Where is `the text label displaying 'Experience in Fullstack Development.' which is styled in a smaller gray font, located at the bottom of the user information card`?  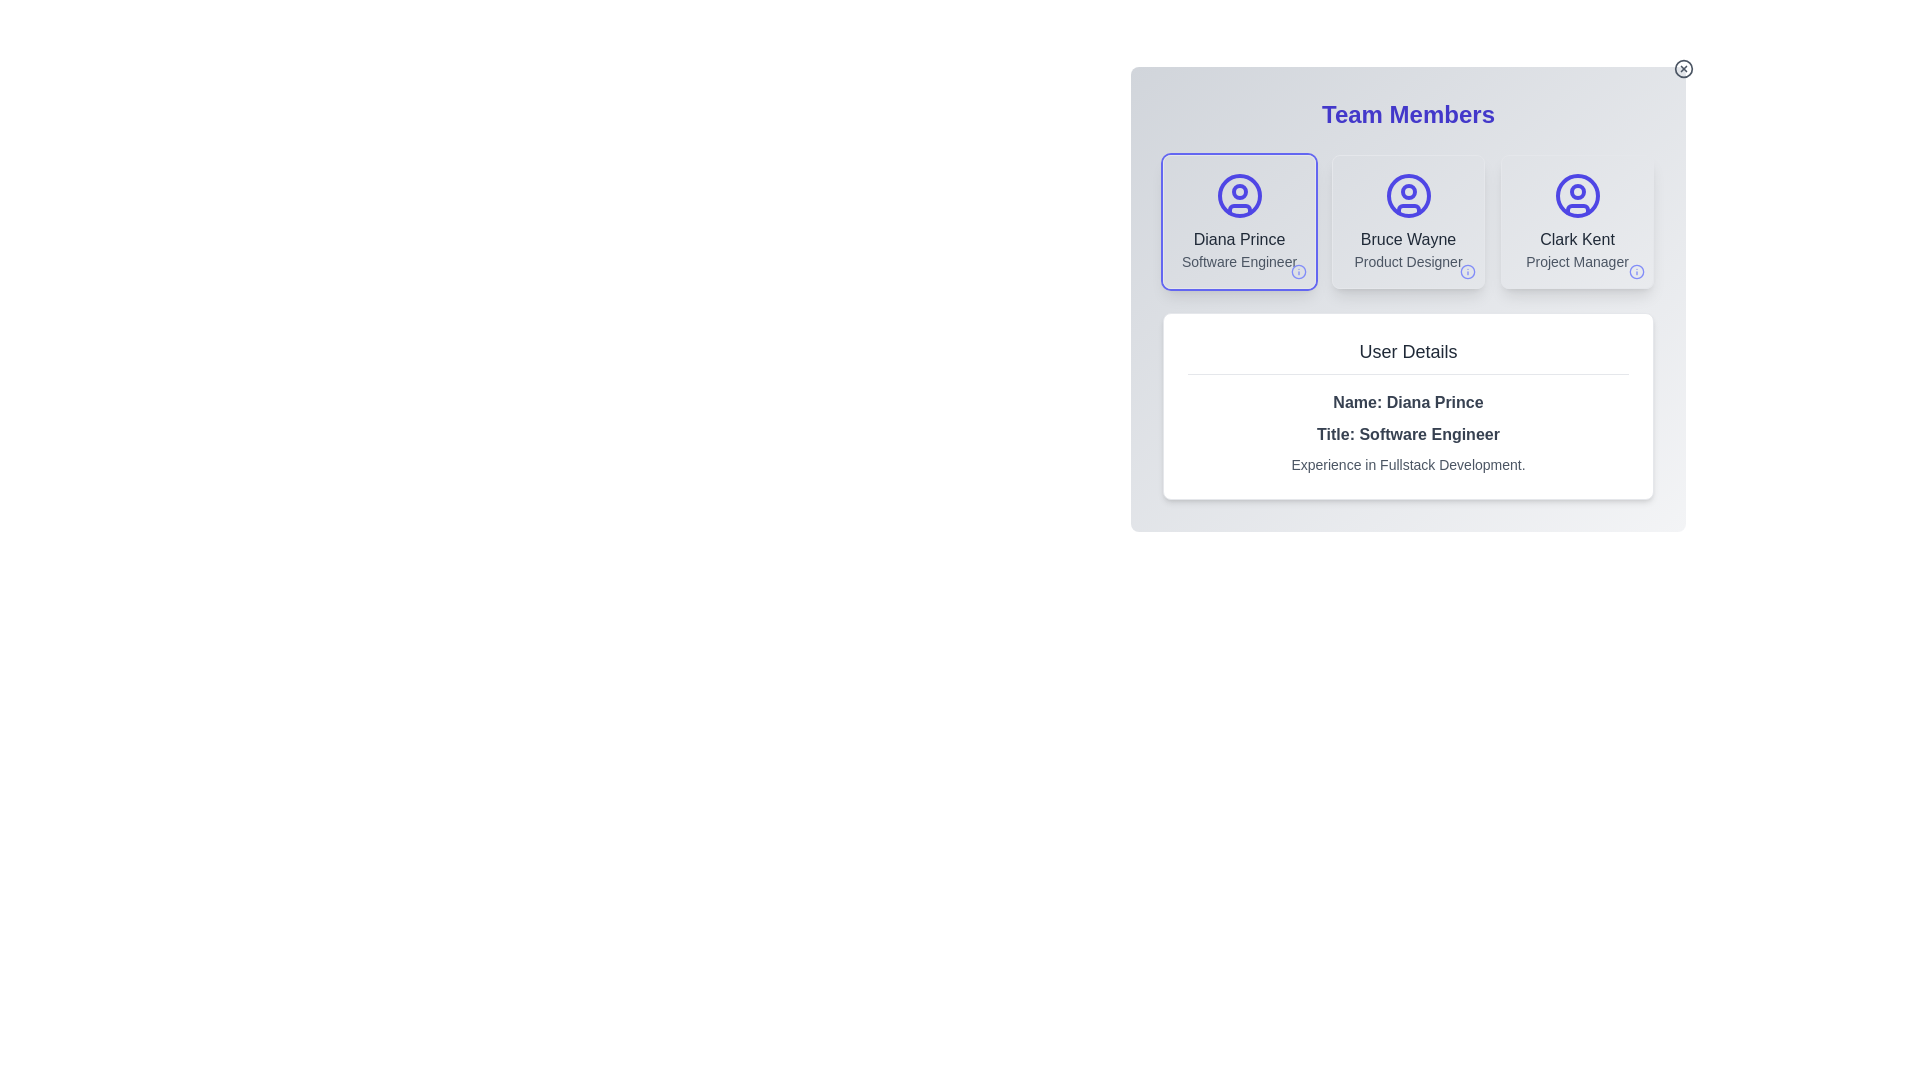 the text label displaying 'Experience in Fullstack Development.' which is styled in a smaller gray font, located at the bottom of the user information card is located at coordinates (1407, 465).